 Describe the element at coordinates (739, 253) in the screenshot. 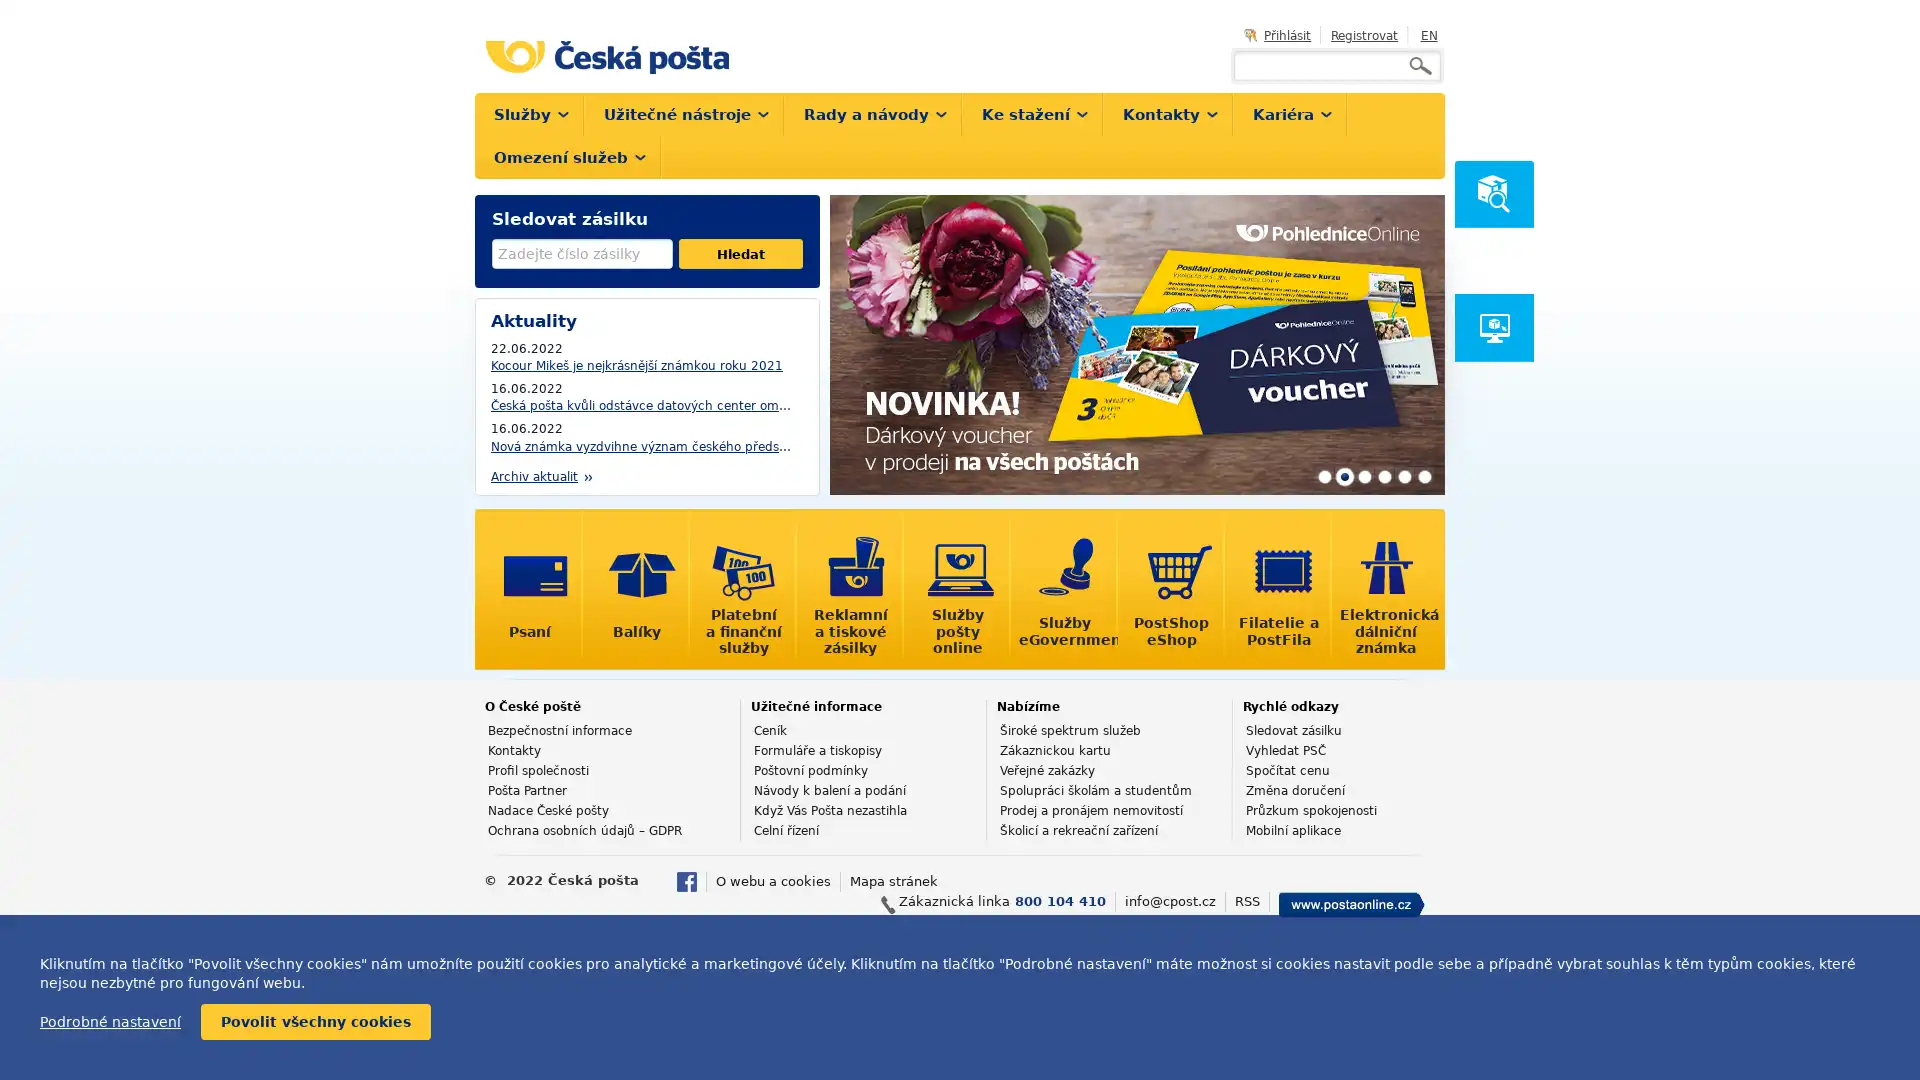

I see `Hledat` at that location.